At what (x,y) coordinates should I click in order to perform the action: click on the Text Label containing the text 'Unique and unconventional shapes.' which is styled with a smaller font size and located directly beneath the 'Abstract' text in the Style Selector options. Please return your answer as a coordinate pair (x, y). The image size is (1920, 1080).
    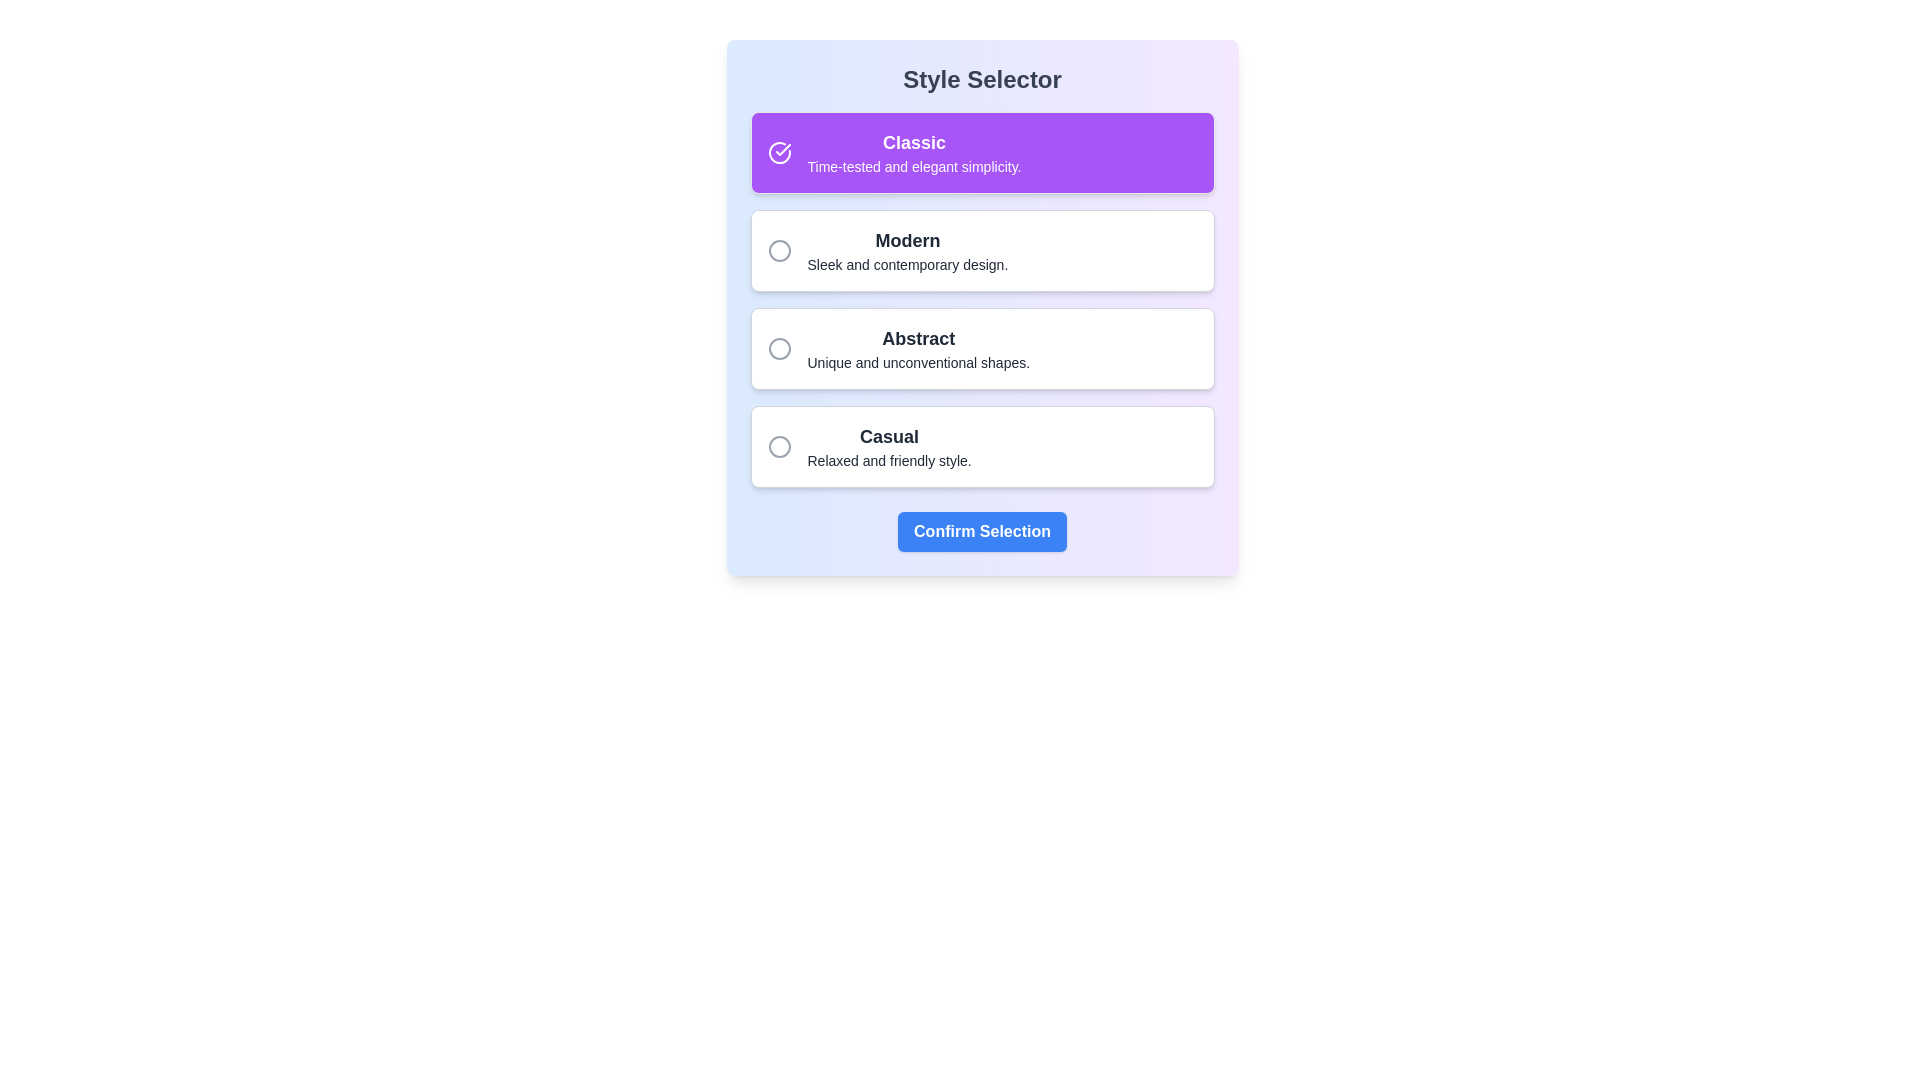
    Looking at the image, I should click on (917, 362).